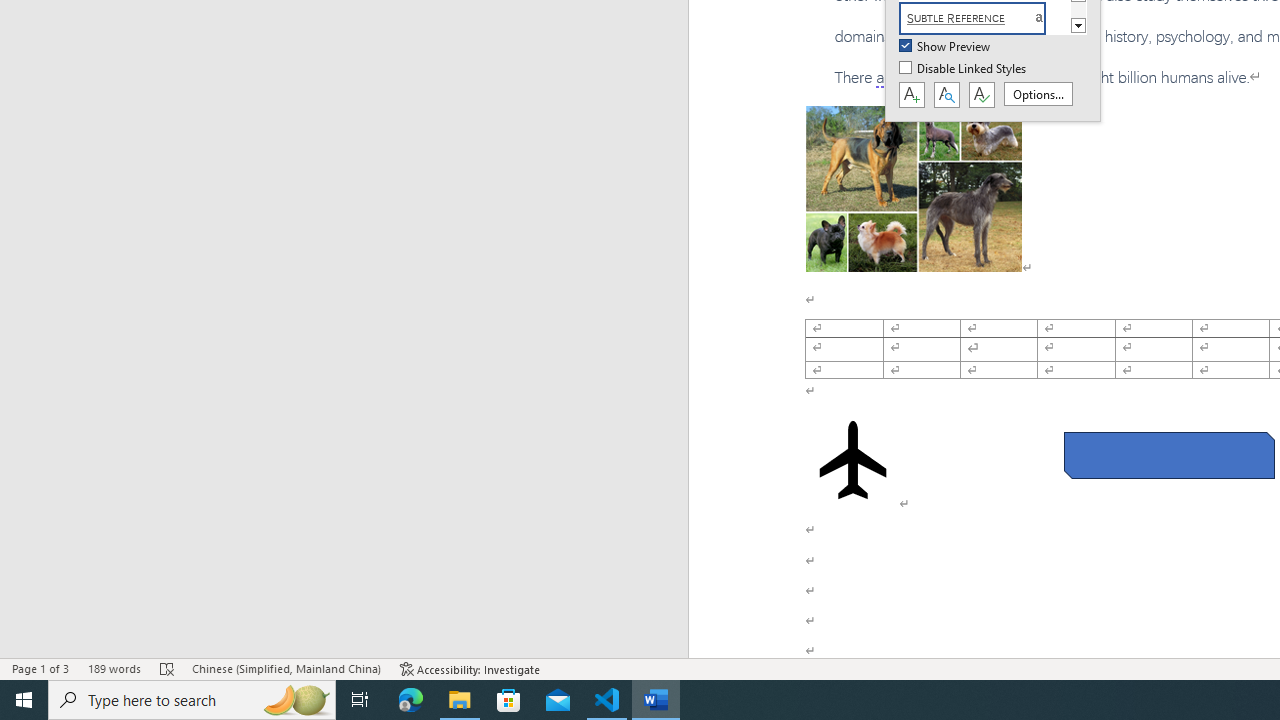 Image resolution: width=1280 pixels, height=720 pixels. I want to click on 'Accessibility Checker Accessibility: Investigate', so click(469, 669).